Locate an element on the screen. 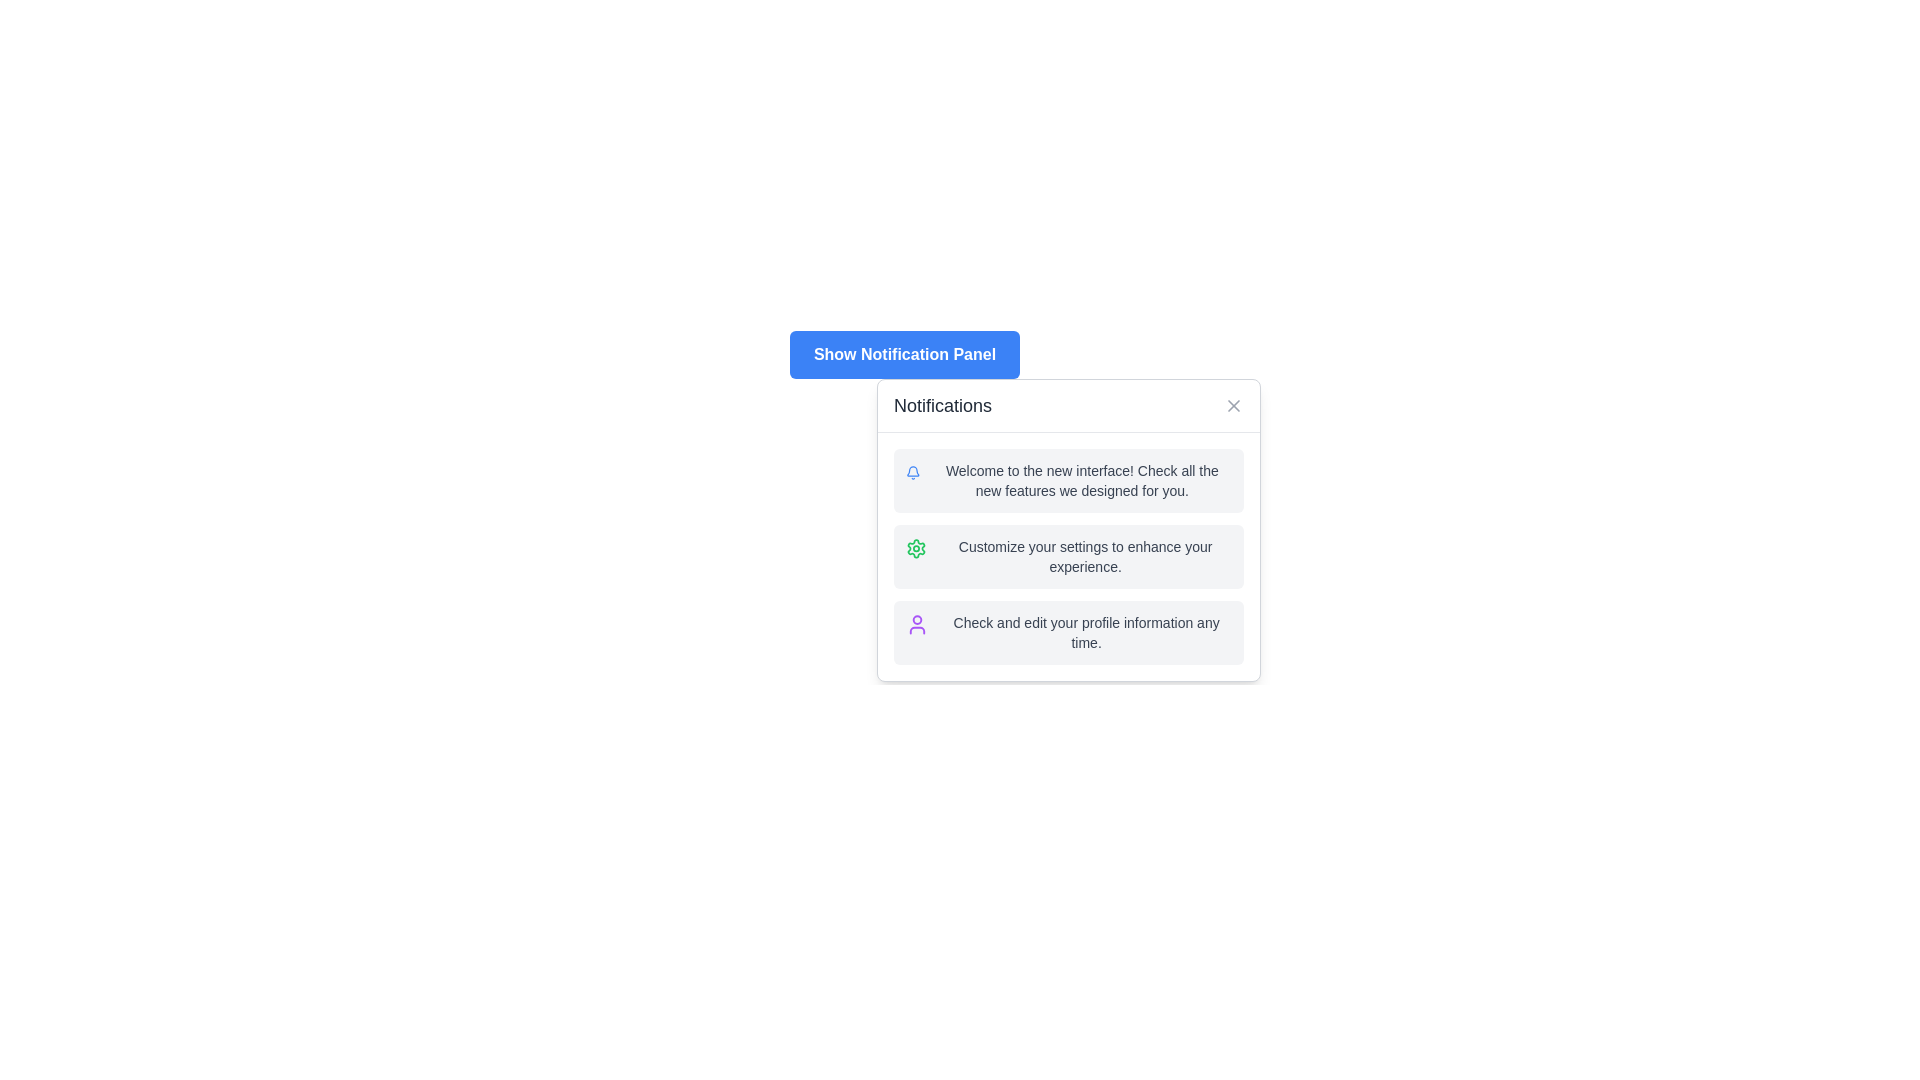 This screenshot has width=1920, height=1080. the user profile icon located to the left within the notification card containing the message 'Check and edit your profile information any time.' is located at coordinates (916, 623).